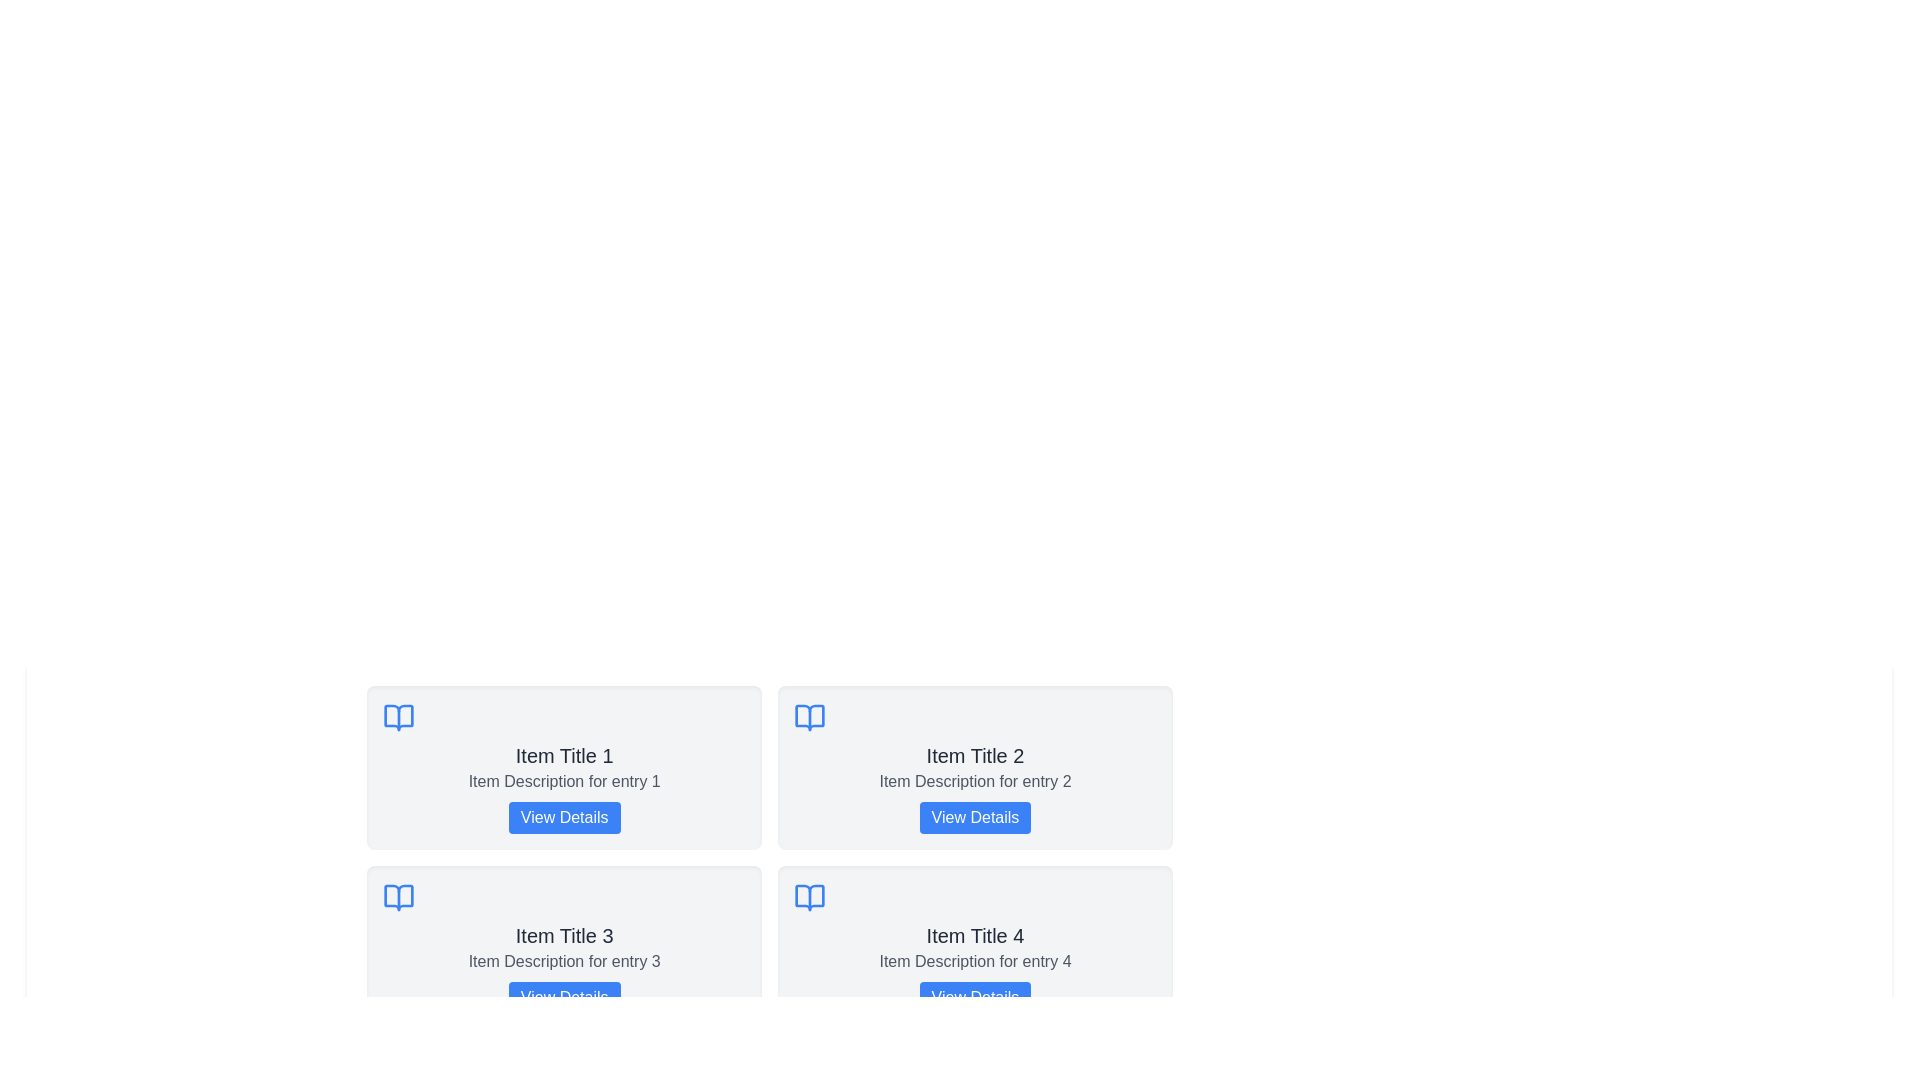 This screenshot has width=1920, height=1080. I want to click on the static text label that serves as the heading of the fourth card in the grid layout, positioned centrally near the top of the card, so click(975, 936).